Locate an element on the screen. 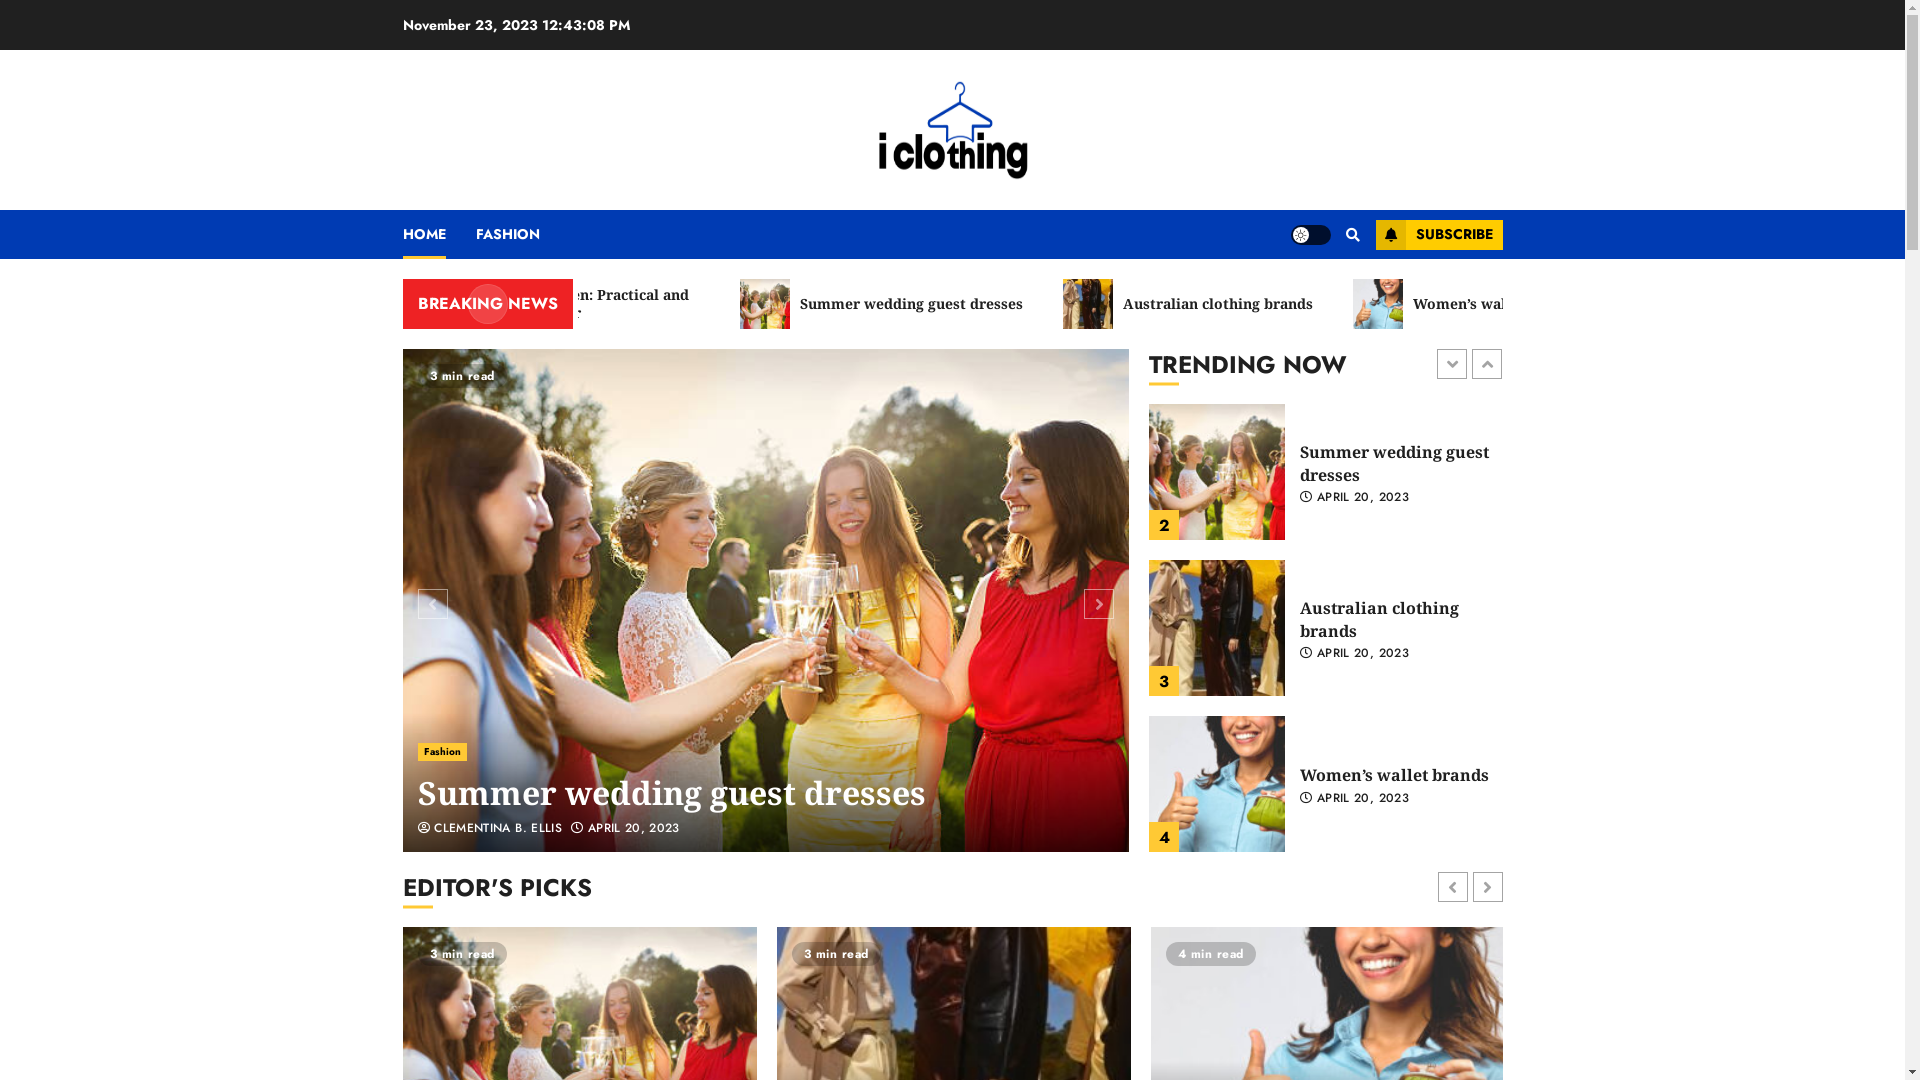  'Clear Heels for Women: Practical and Fashionable Footwear' is located at coordinates (610, 304).